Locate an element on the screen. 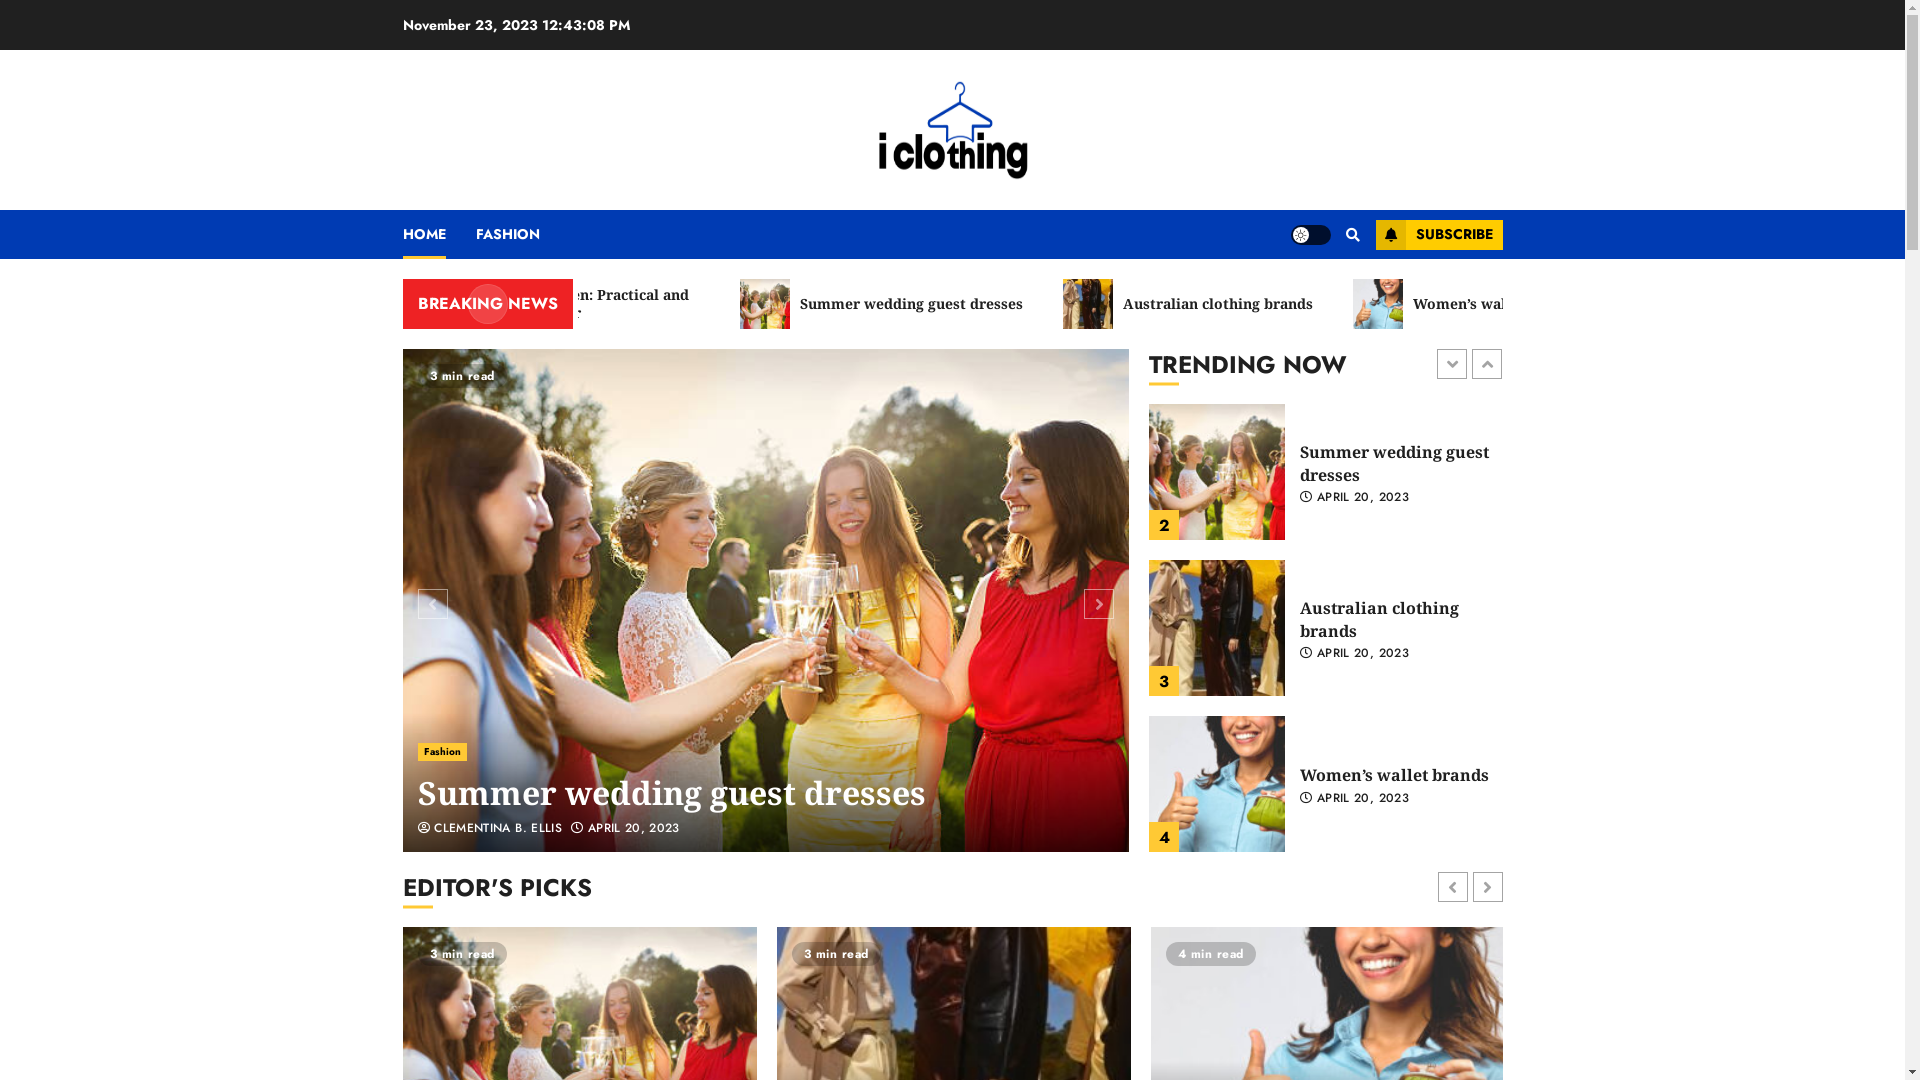  'Clear Heels for Women: Practical and Fashionable Footwear' is located at coordinates (610, 304).